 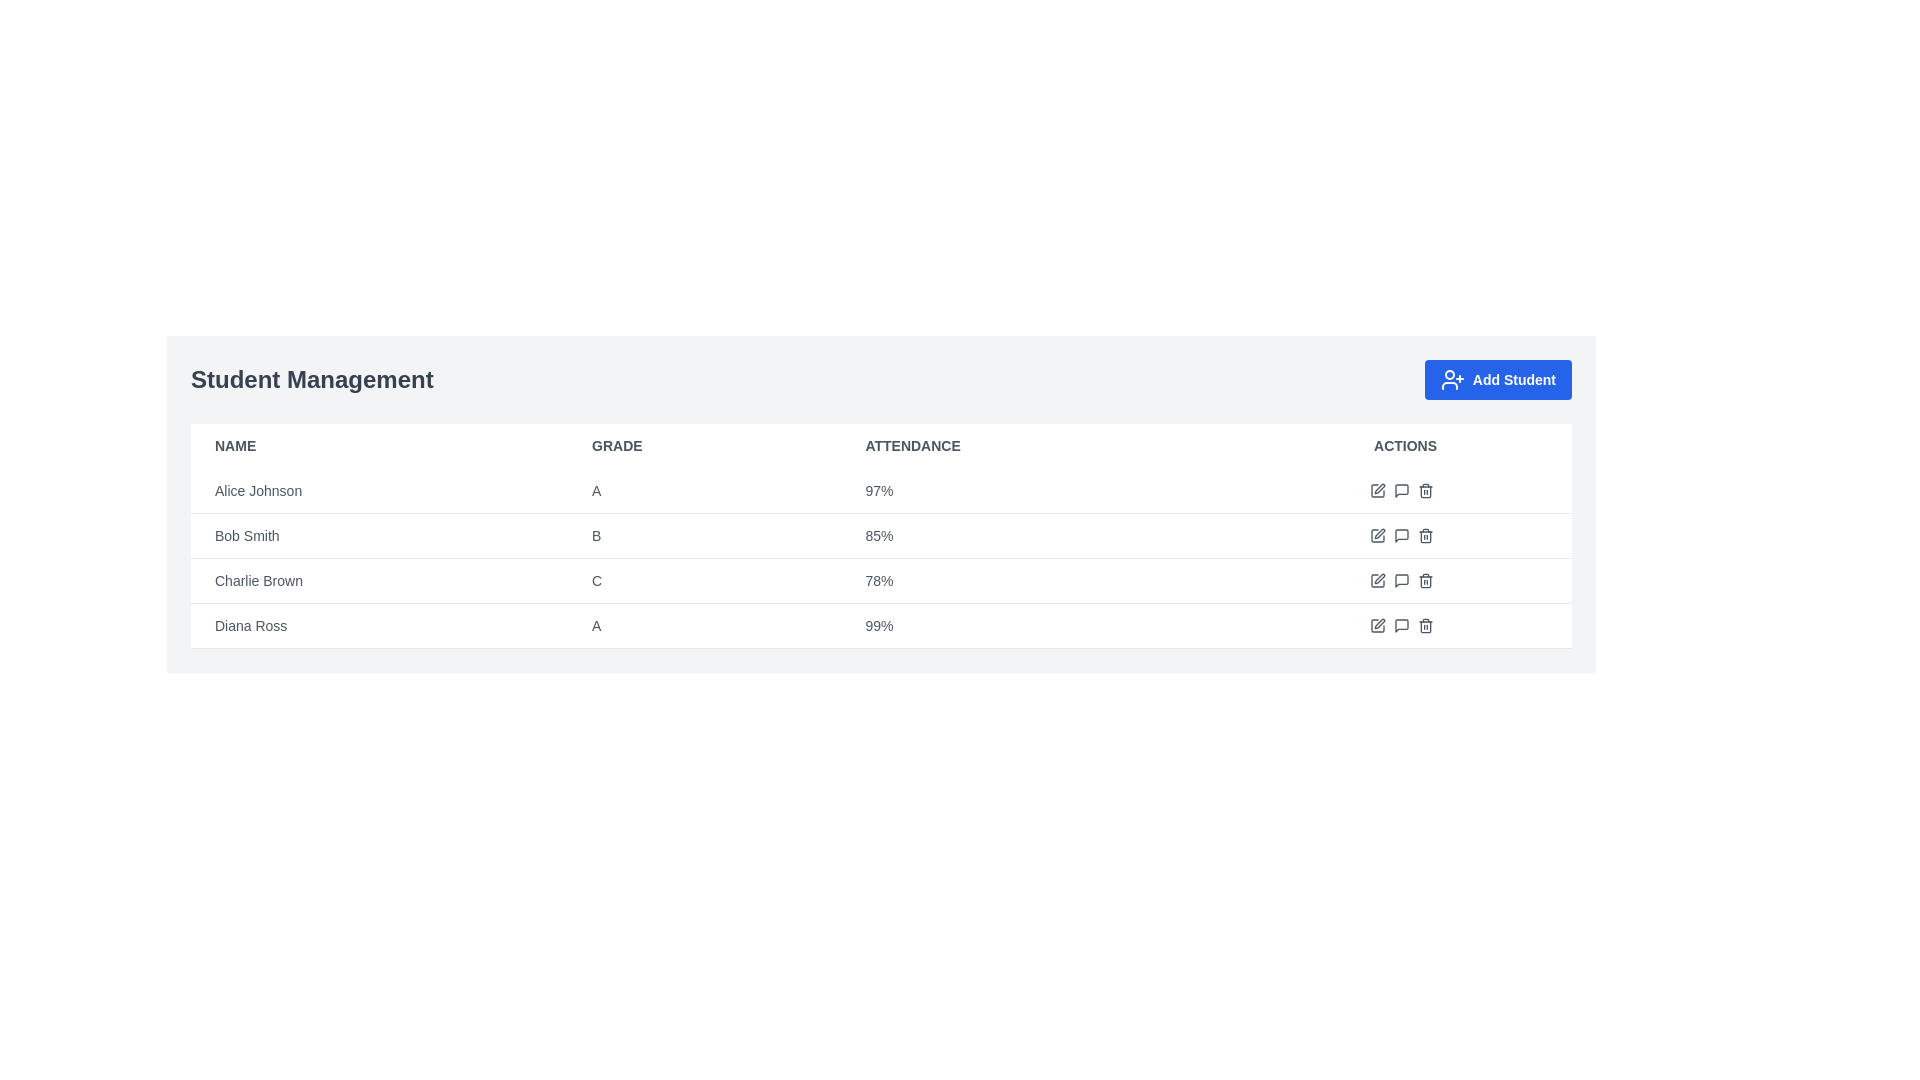 What do you see at coordinates (1376, 490) in the screenshot?
I see `the edit action icon in the 'Actions' column of the first row for 'Alice Johnson'` at bounding box center [1376, 490].